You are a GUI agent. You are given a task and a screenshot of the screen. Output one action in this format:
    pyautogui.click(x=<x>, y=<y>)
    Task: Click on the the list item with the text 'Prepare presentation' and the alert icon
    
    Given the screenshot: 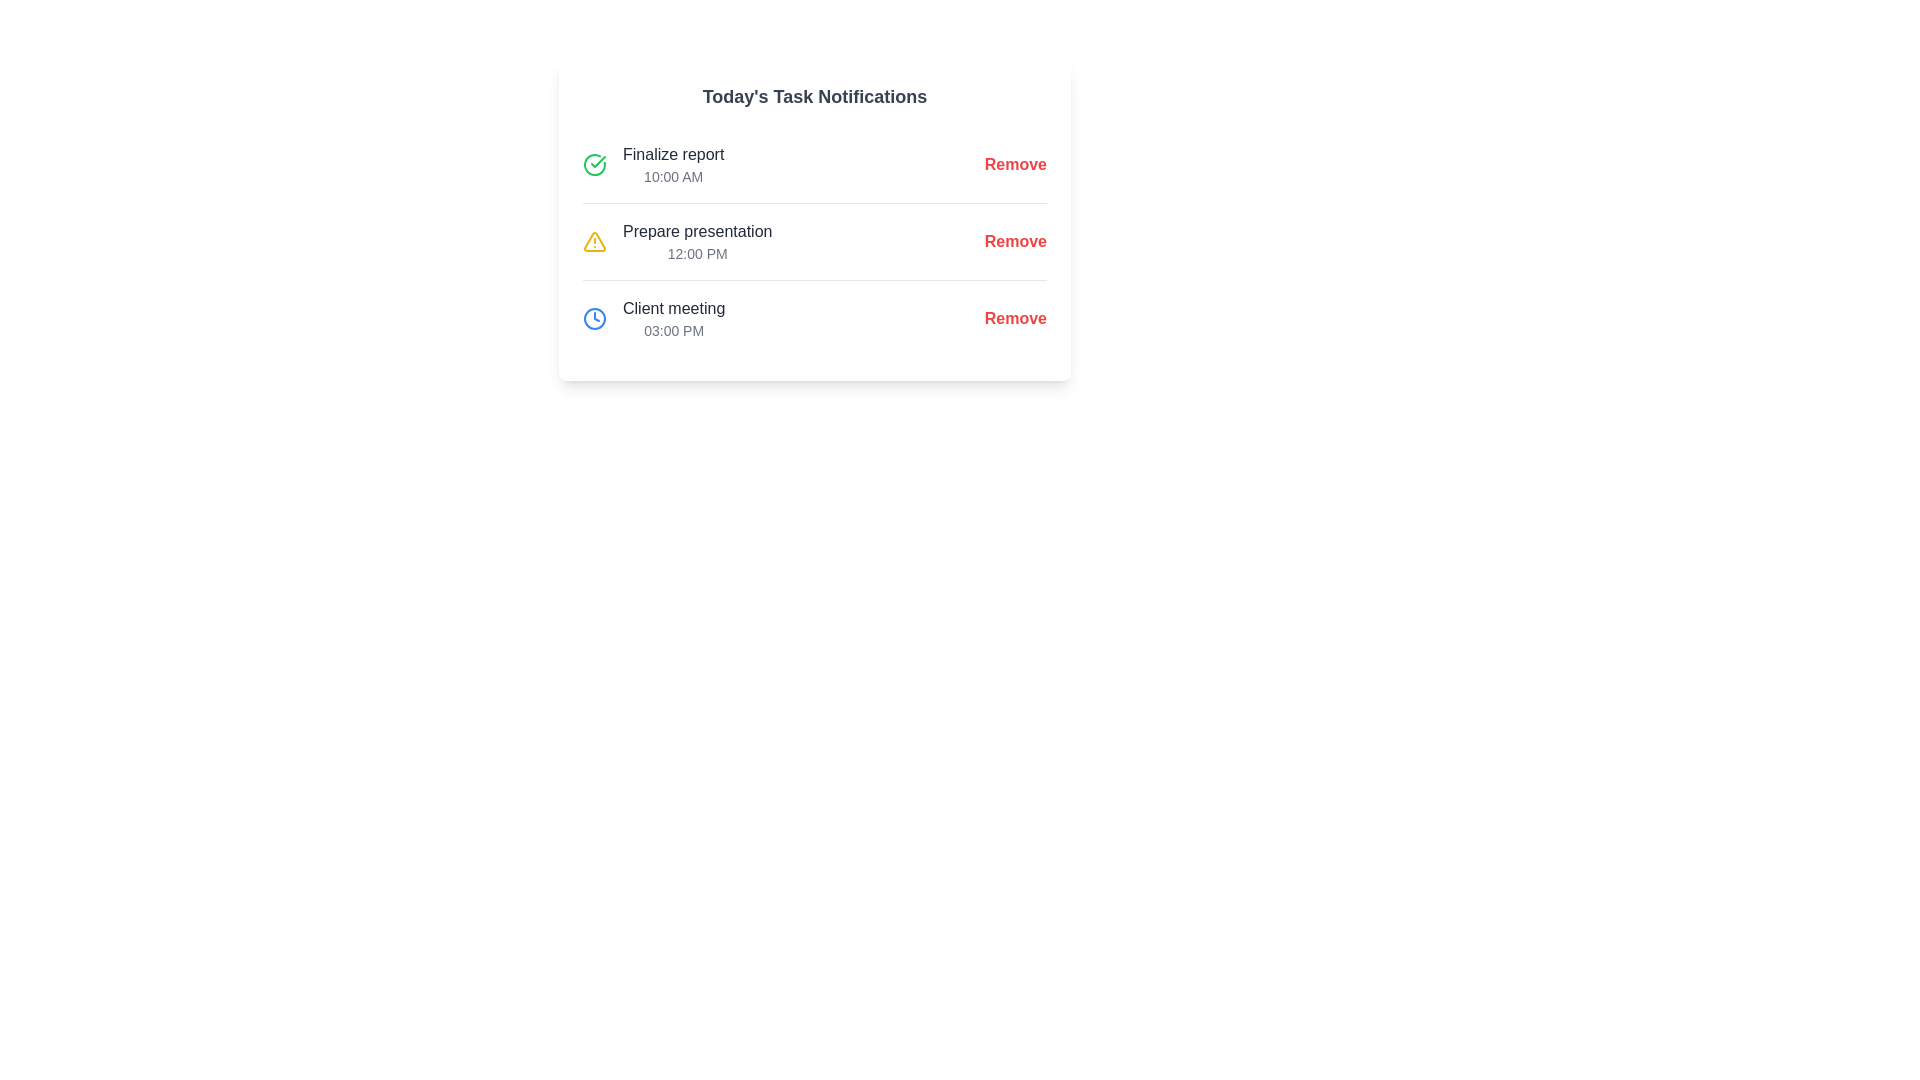 What is the action you would take?
    pyautogui.click(x=677, y=241)
    